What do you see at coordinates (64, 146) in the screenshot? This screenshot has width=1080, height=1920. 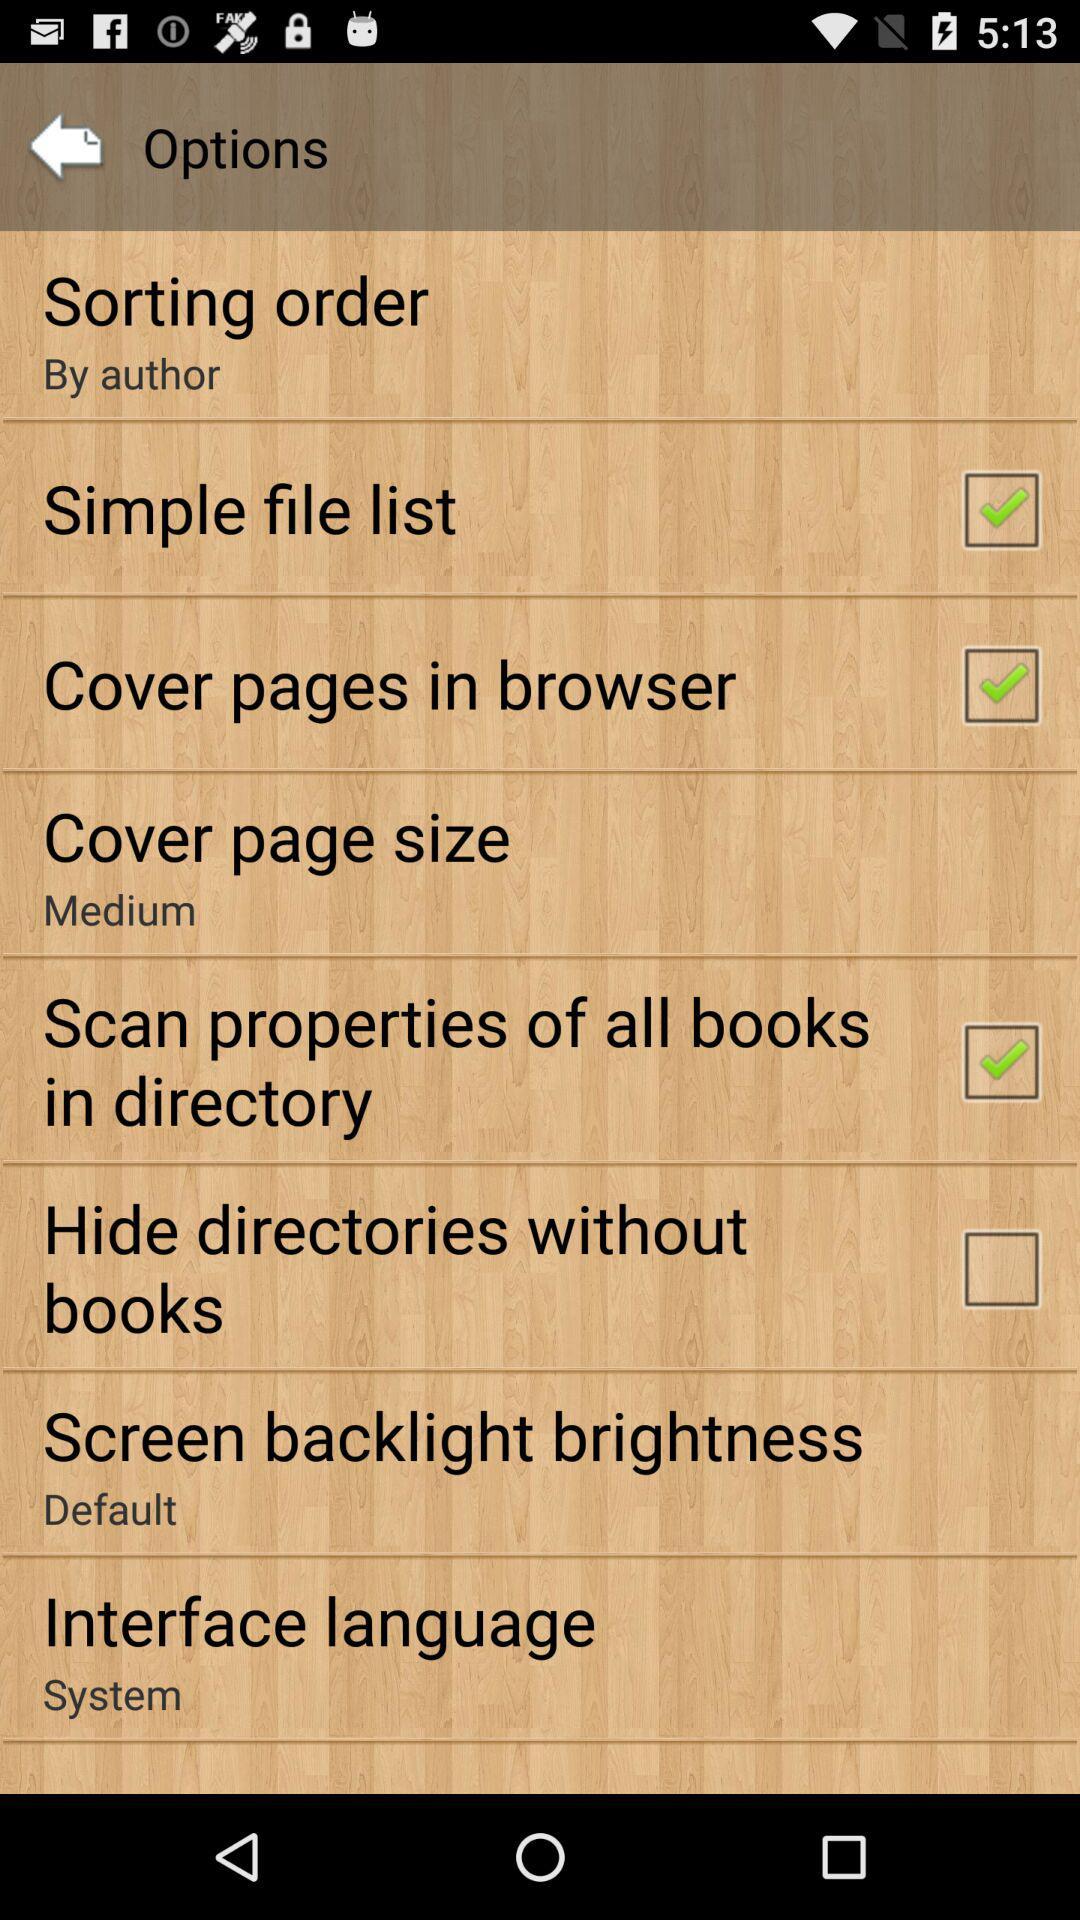 I see `the icon next to the options item` at bounding box center [64, 146].